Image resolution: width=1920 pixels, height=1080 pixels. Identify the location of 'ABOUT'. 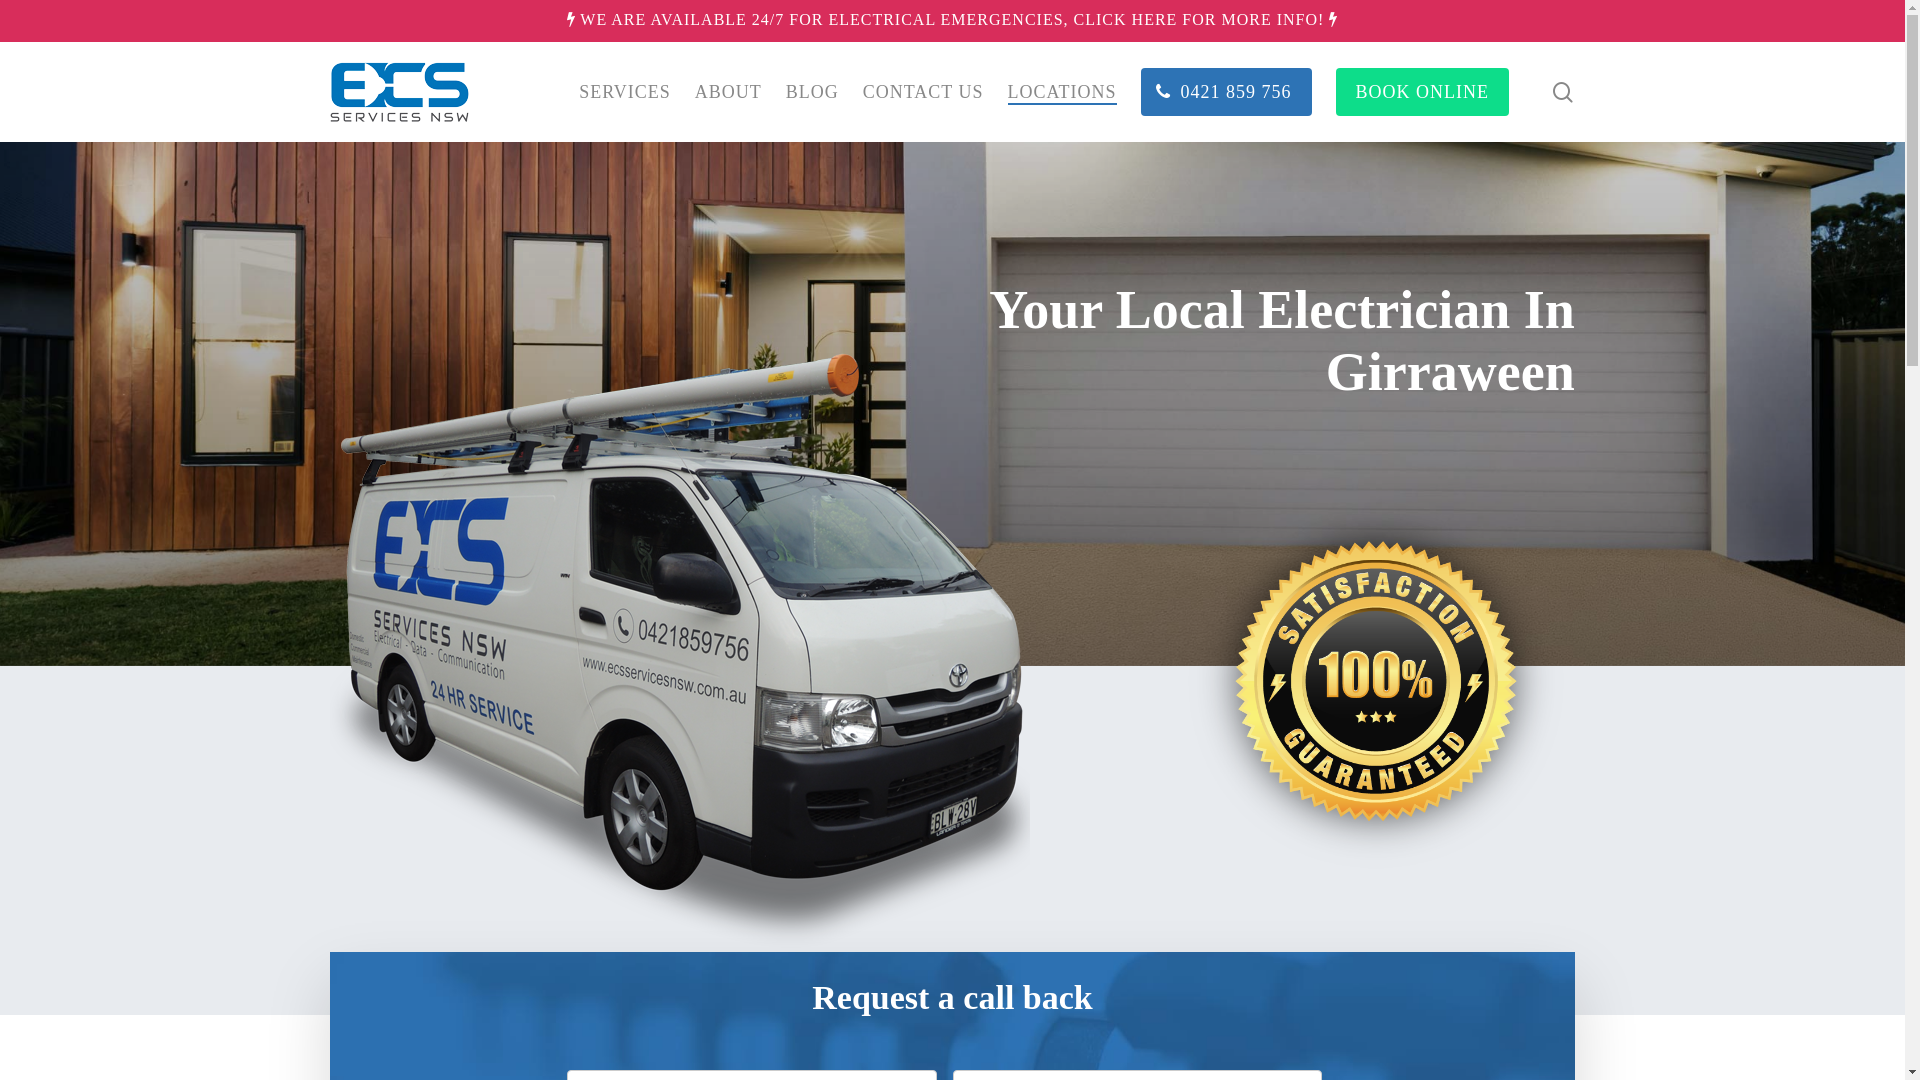
(727, 92).